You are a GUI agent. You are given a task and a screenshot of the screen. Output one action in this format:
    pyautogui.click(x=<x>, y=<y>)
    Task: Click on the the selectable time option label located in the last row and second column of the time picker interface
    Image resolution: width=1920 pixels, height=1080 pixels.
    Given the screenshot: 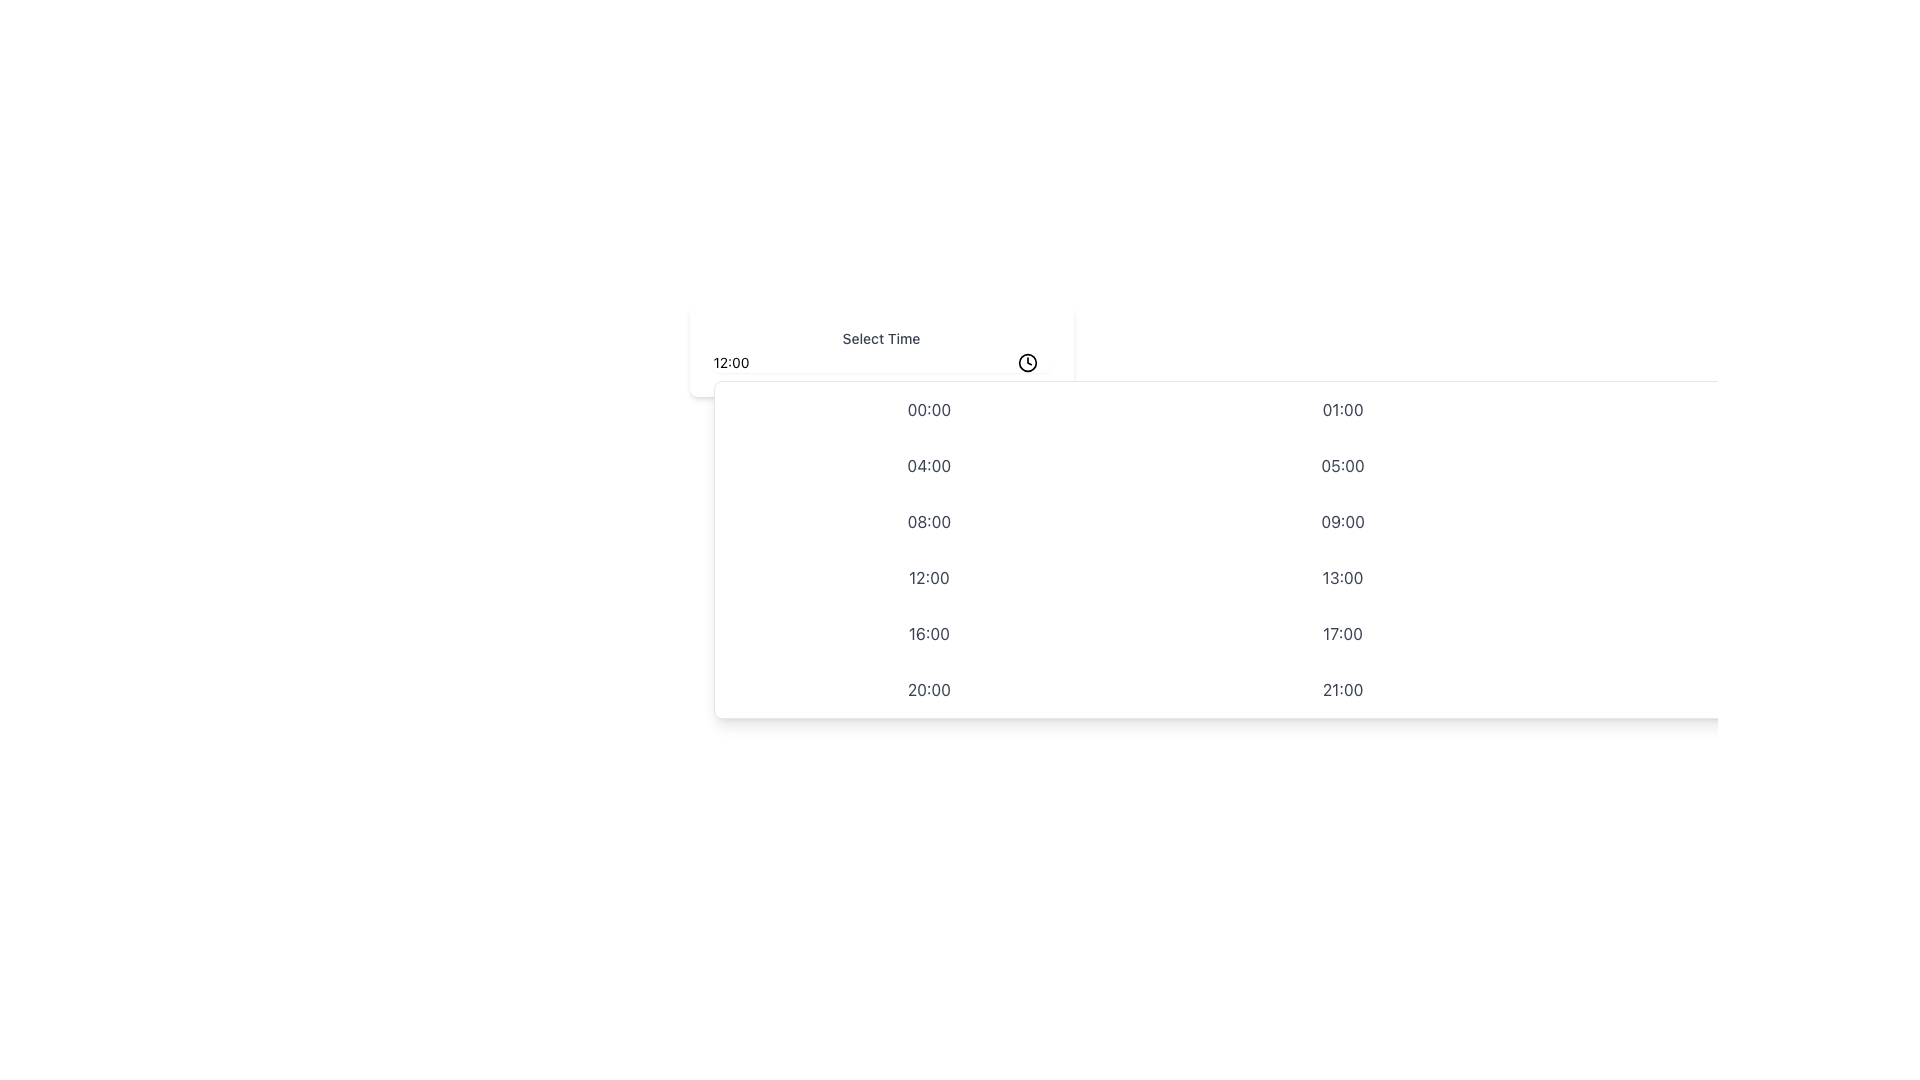 What is the action you would take?
    pyautogui.click(x=1343, y=689)
    